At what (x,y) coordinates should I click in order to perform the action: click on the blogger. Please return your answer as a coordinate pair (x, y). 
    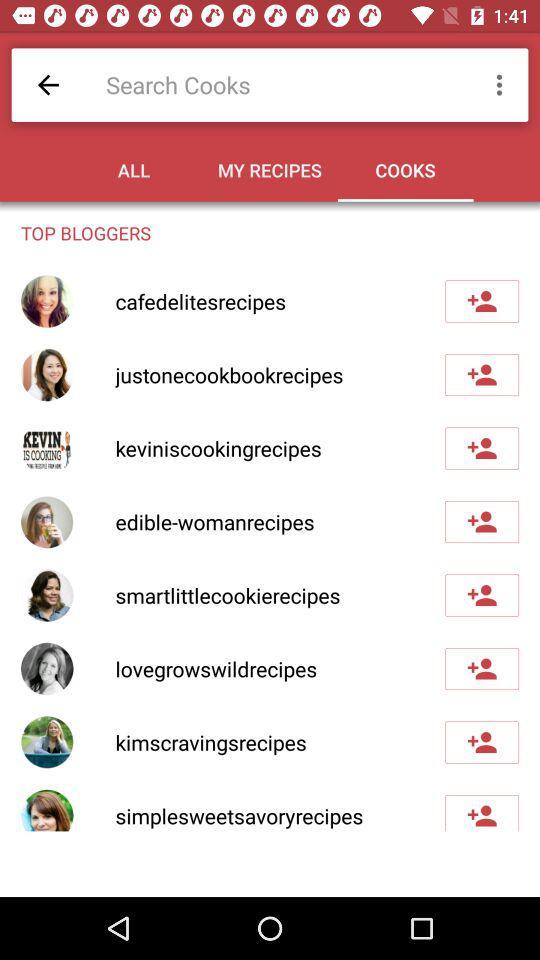
    Looking at the image, I should click on (481, 448).